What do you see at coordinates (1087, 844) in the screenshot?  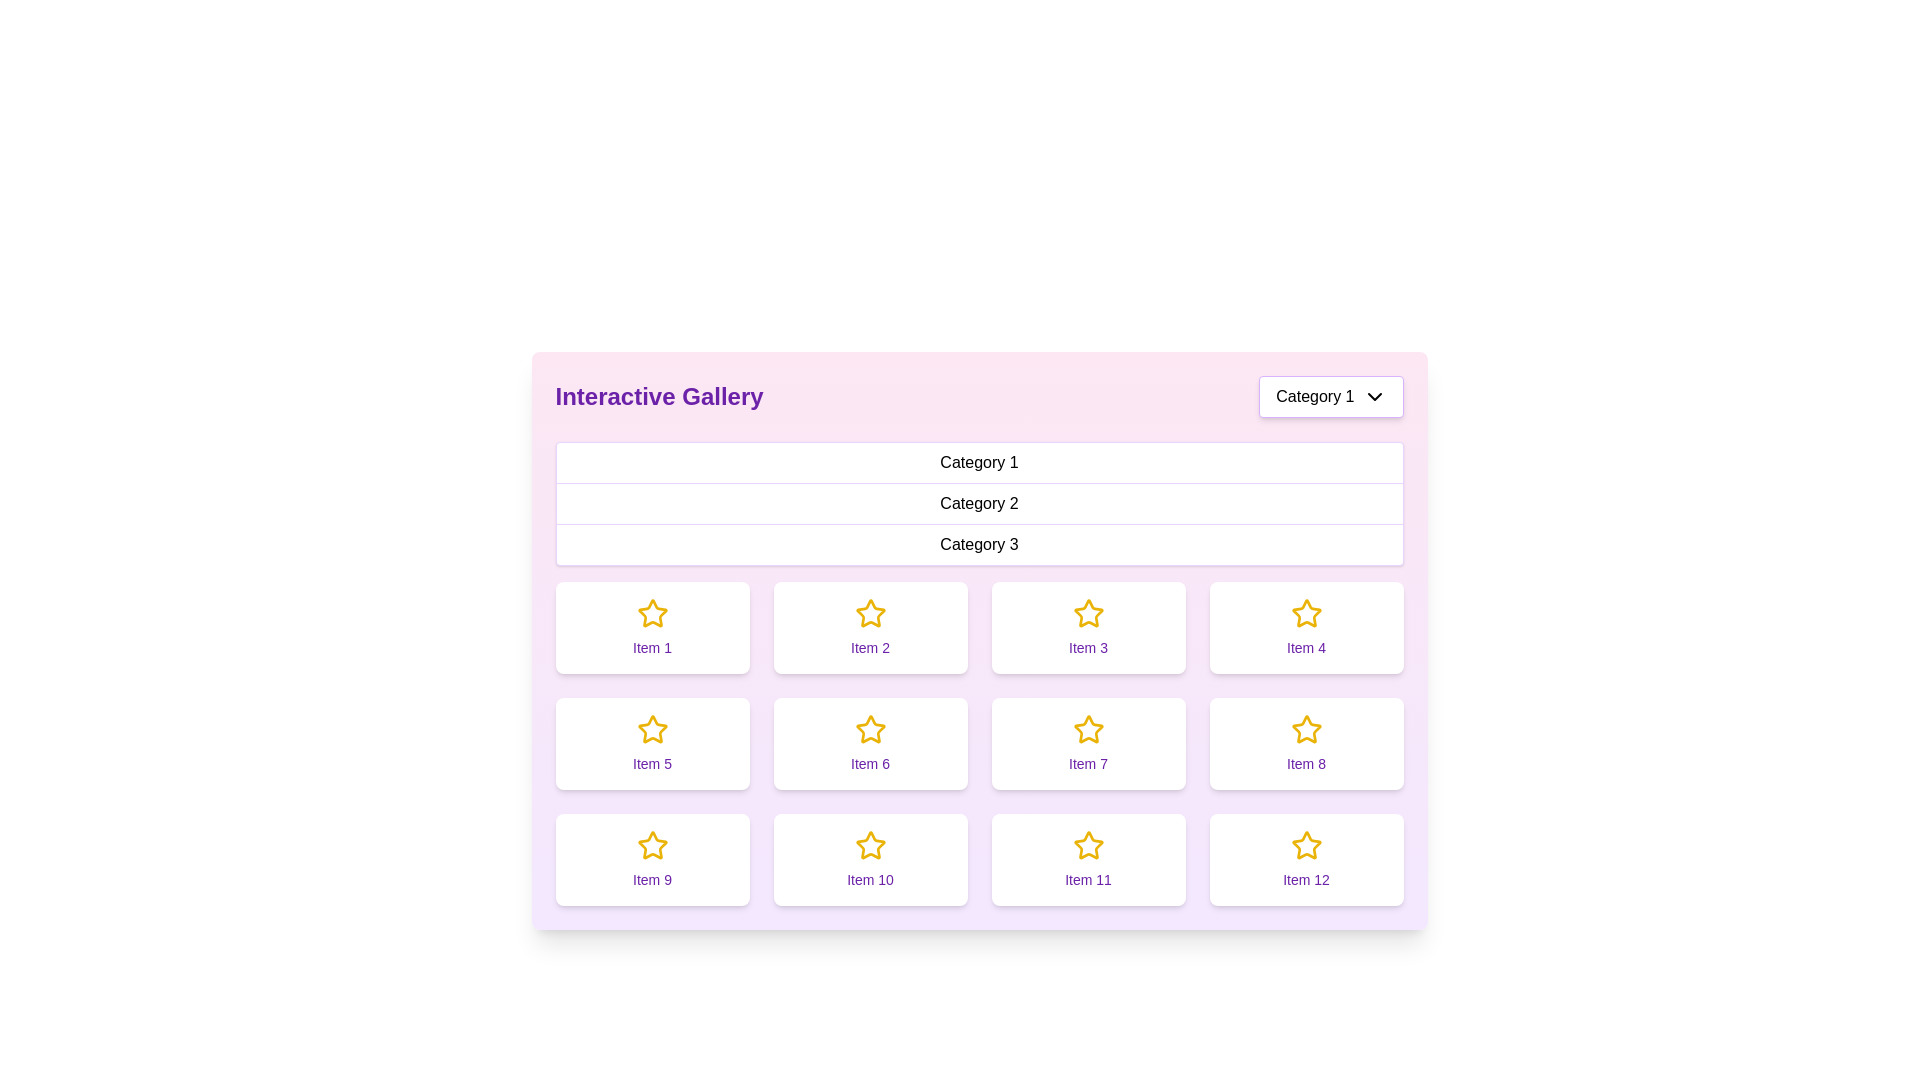 I see `the star icon located in the third row and third column of a 3x4 grid to rate or select Item 11` at bounding box center [1087, 844].